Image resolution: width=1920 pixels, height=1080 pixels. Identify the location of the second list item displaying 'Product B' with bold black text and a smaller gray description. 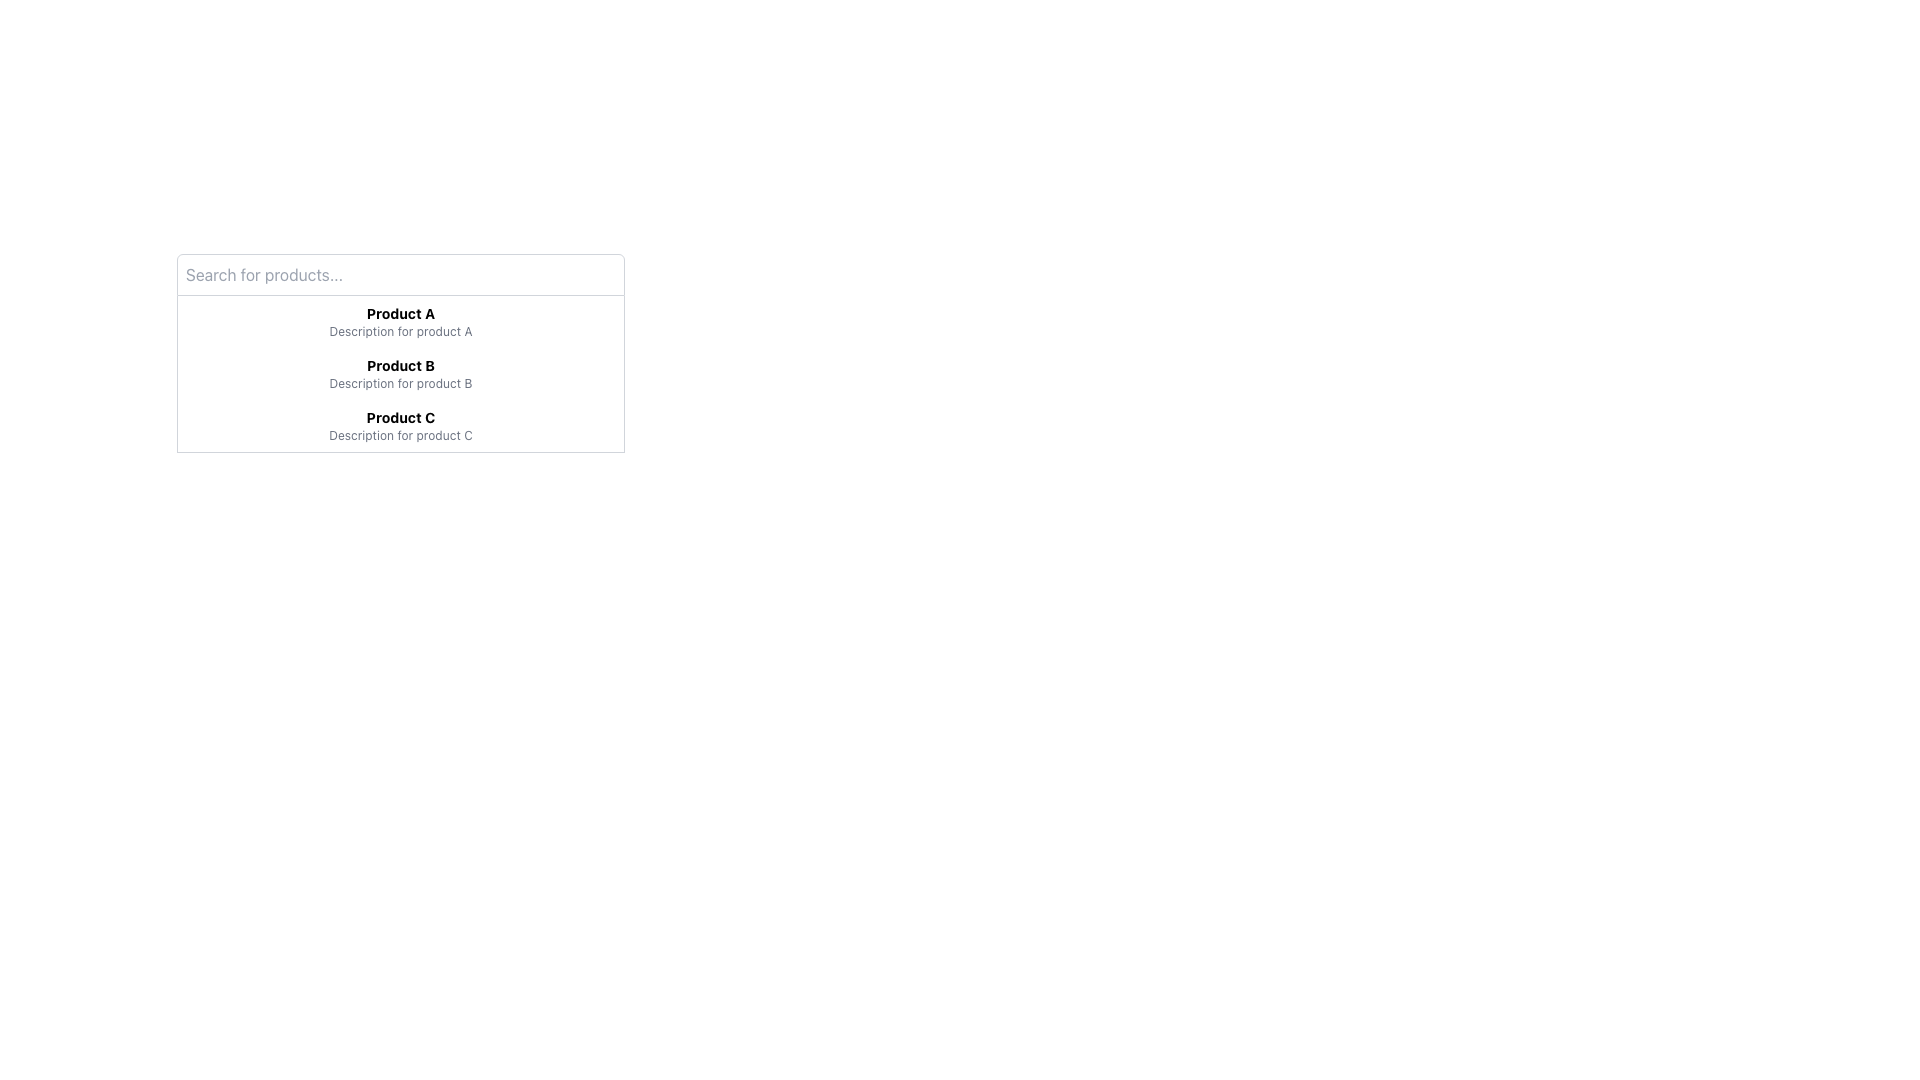
(400, 374).